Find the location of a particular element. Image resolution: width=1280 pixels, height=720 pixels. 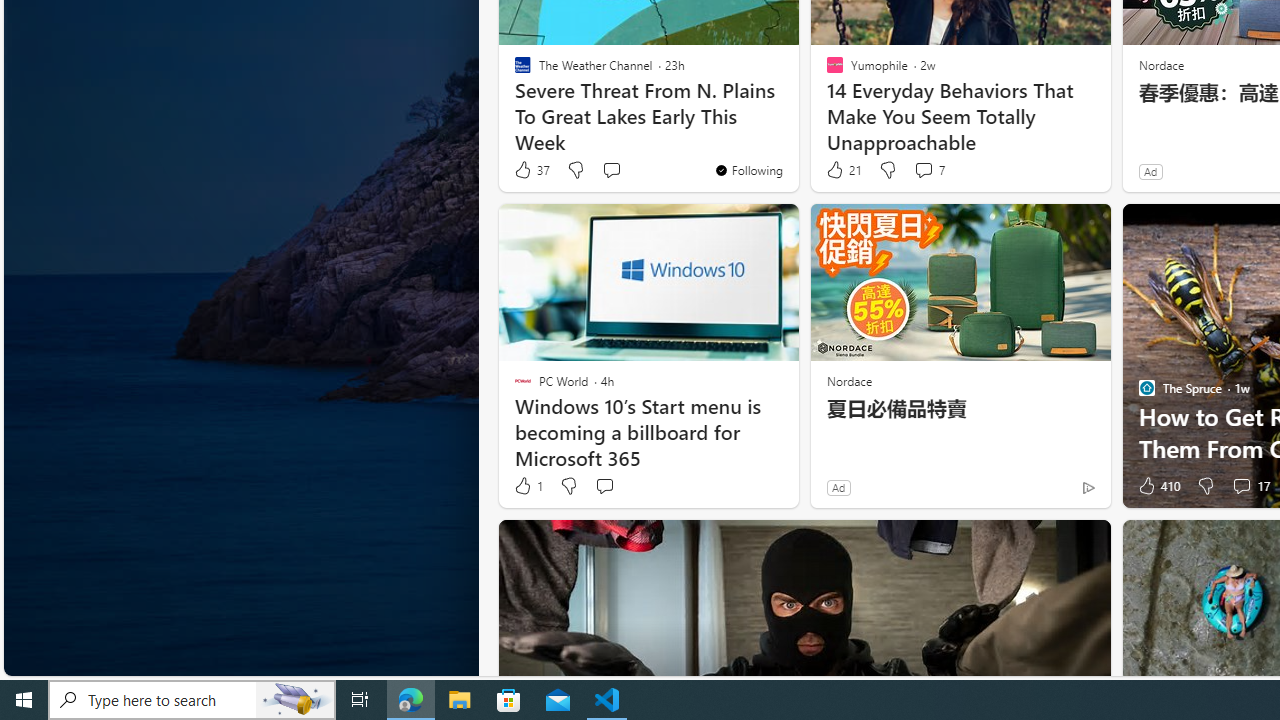

'View comments 7 Comment' is located at coordinates (928, 169).